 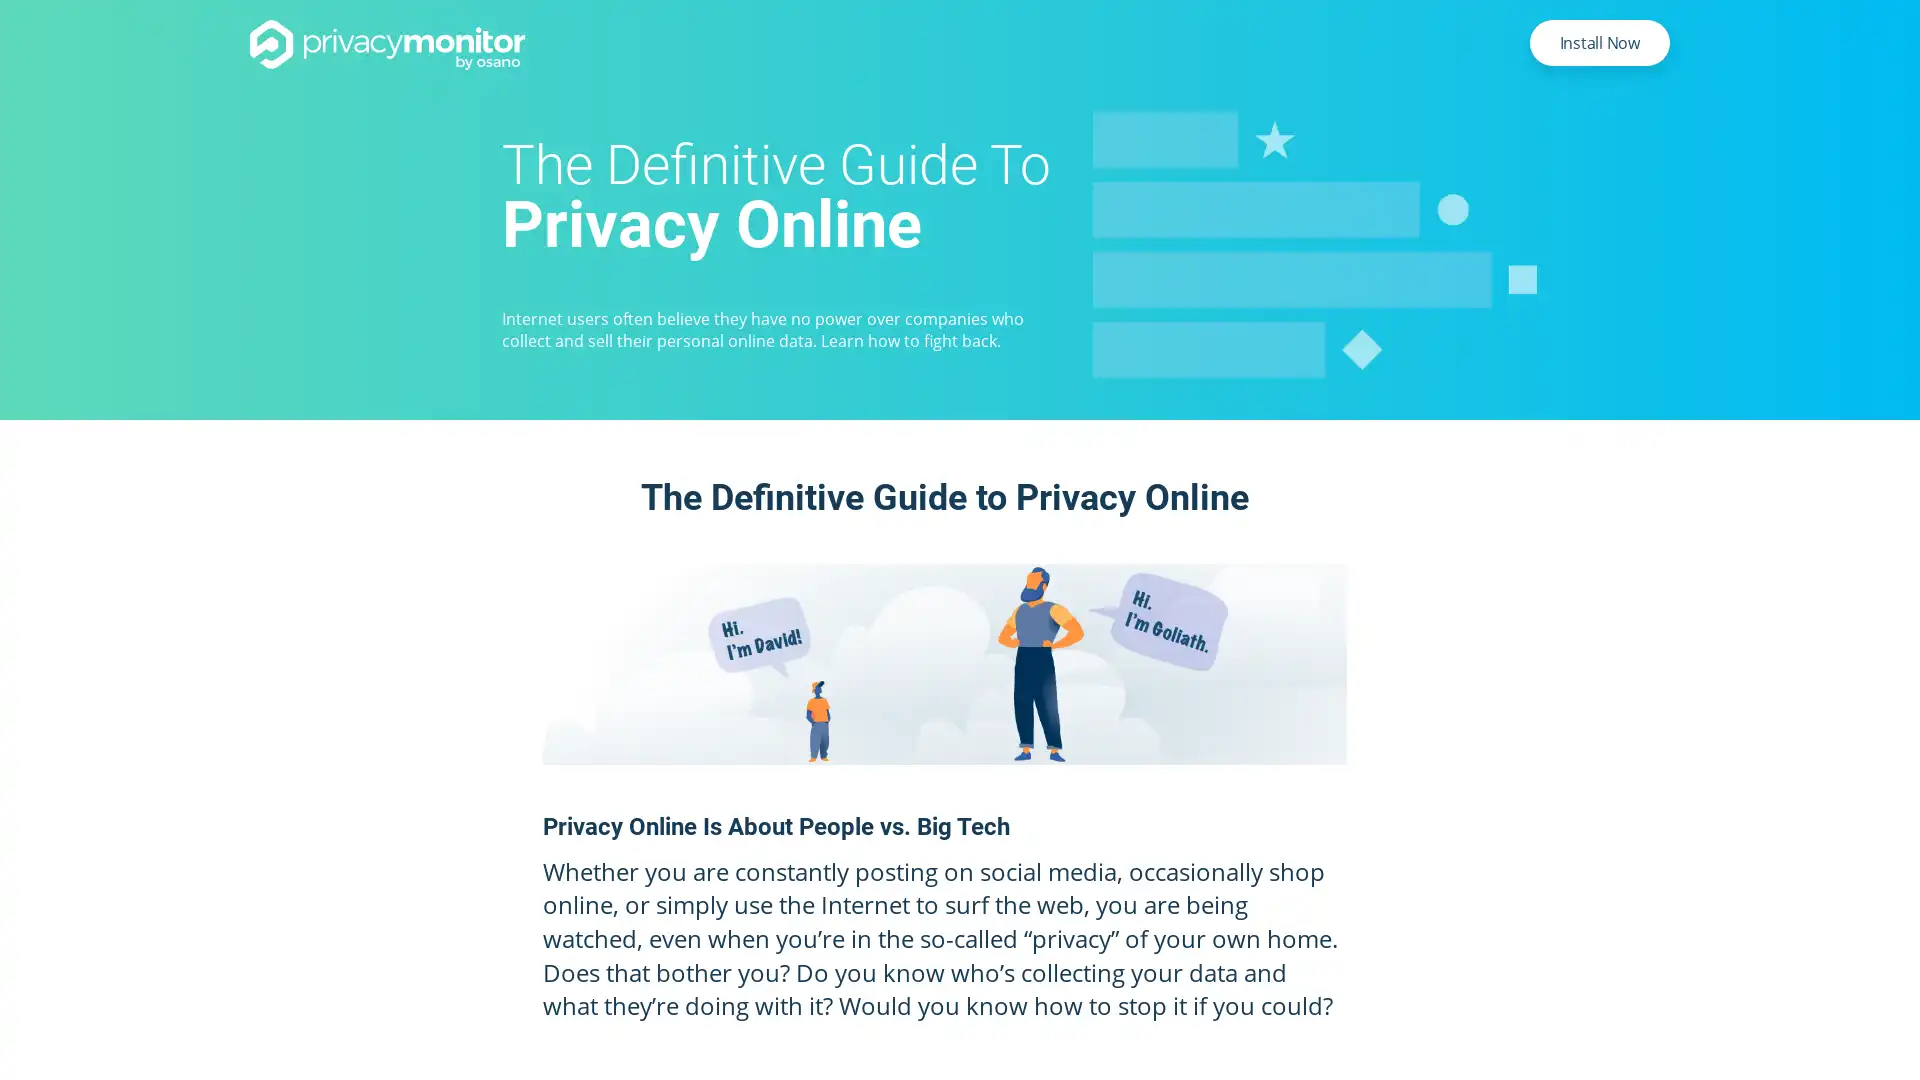 I want to click on Install Now, so click(x=1598, y=42).